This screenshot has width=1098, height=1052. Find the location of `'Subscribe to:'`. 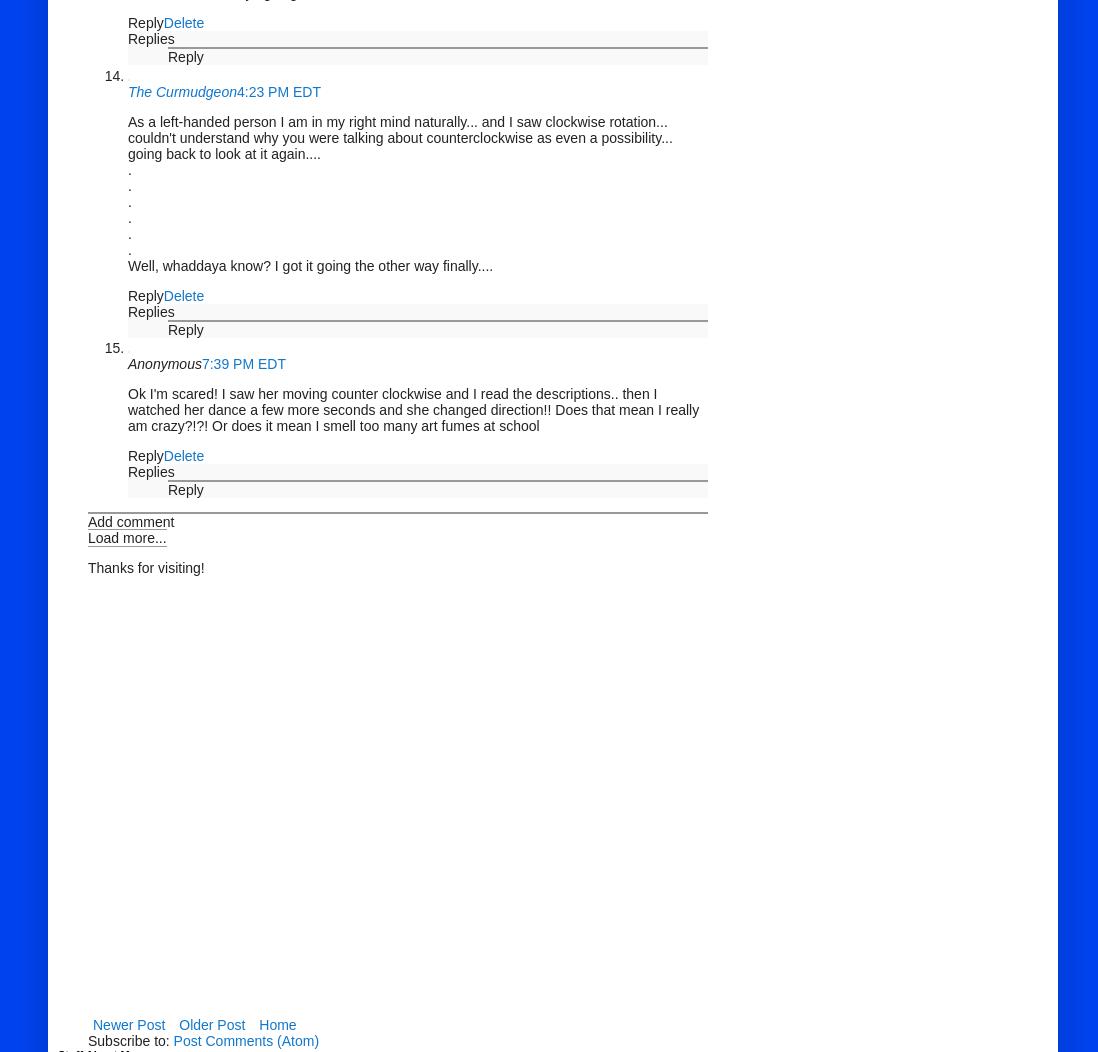

'Subscribe to:' is located at coordinates (130, 1039).